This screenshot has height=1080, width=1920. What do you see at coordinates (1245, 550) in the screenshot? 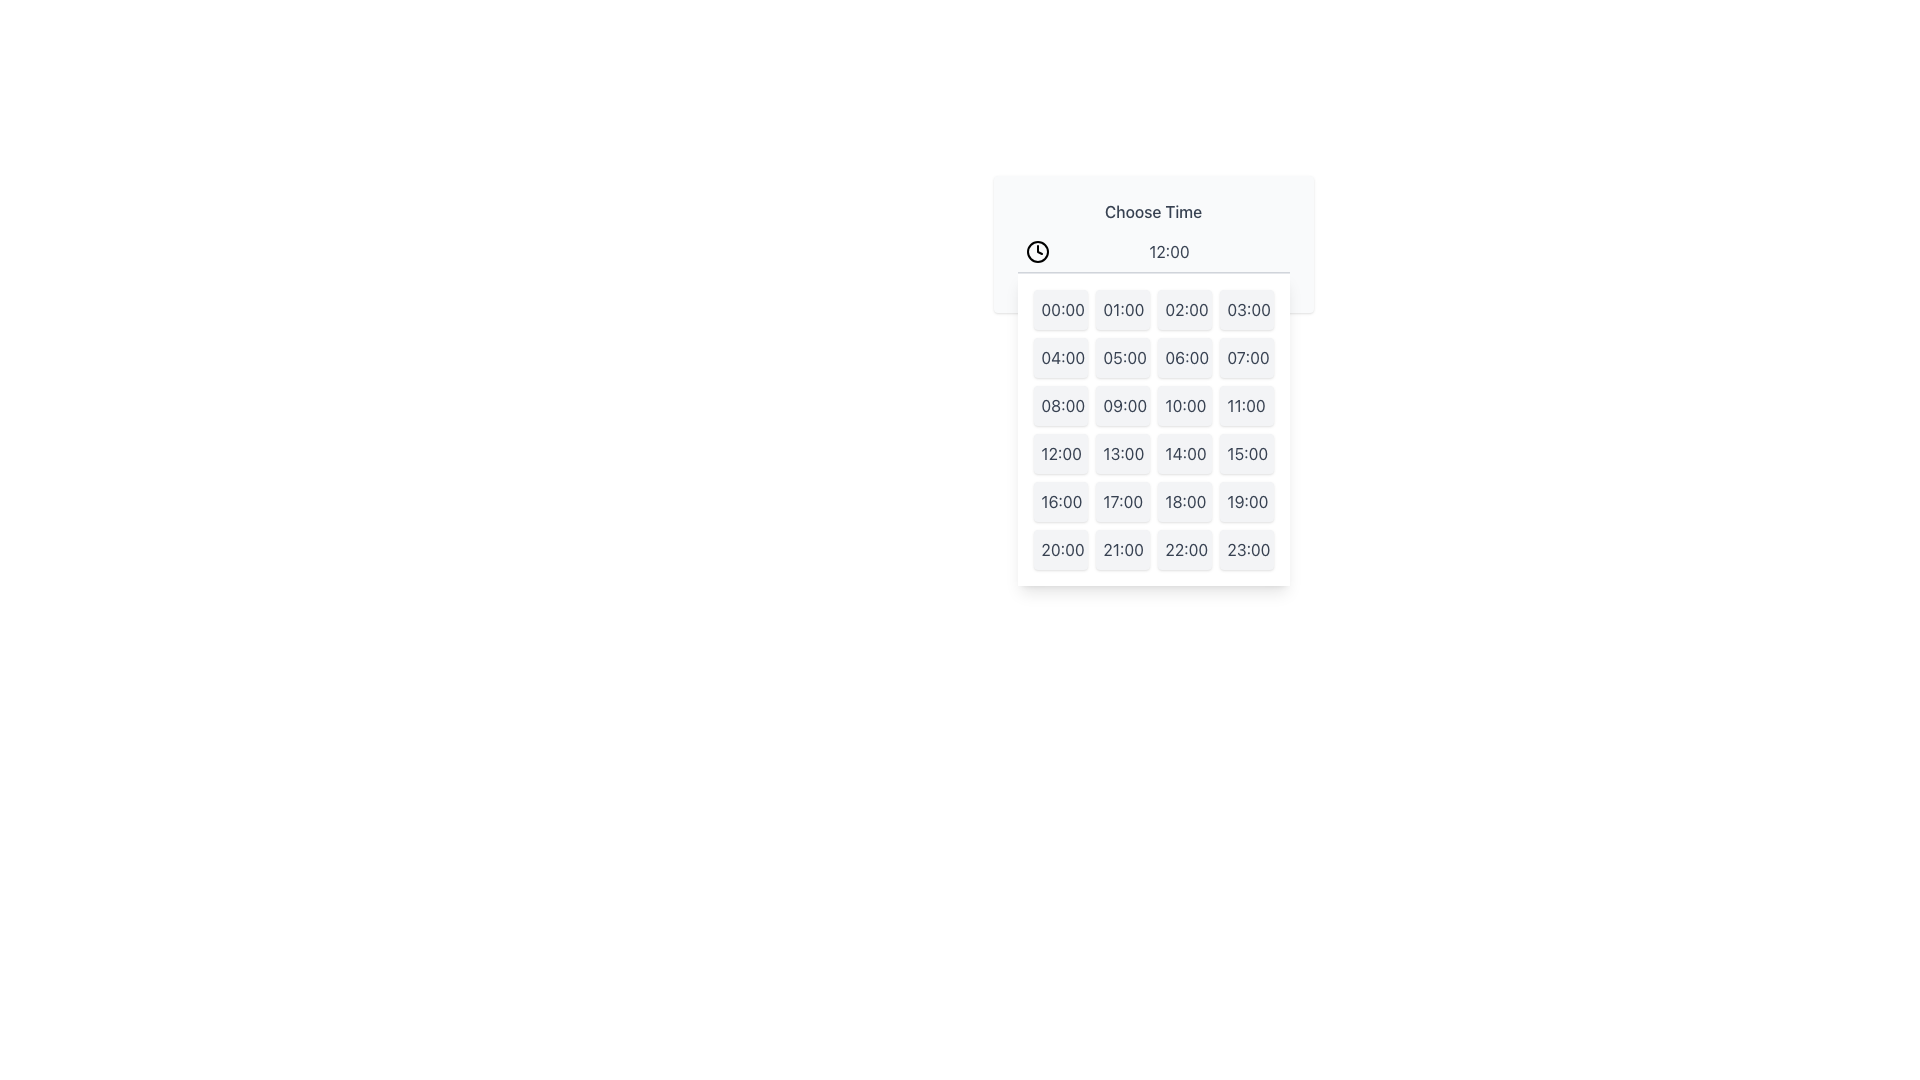
I see `the button representing the time '23:00' located at the bottom right corner of the time selection grid` at bounding box center [1245, 550].